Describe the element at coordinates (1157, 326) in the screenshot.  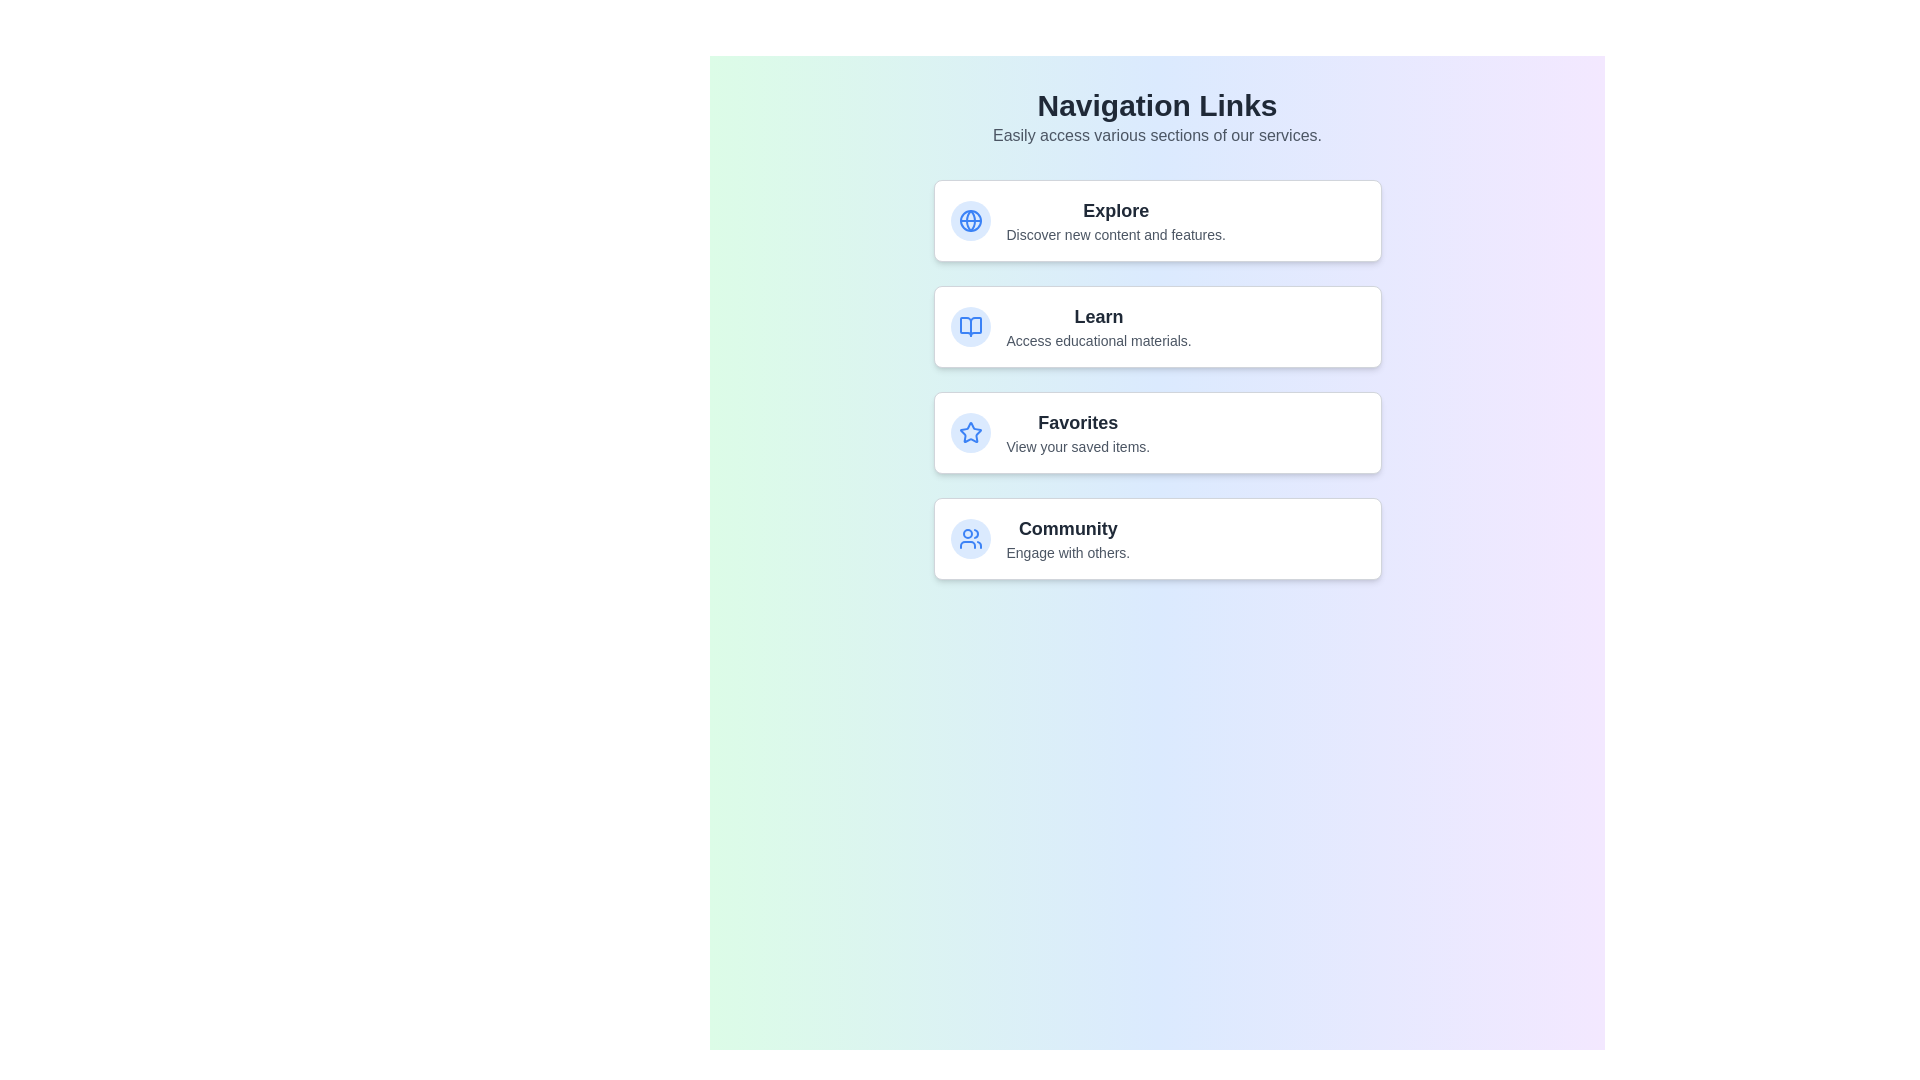
I see `the second card in the navigation options labeled 'Learn'` at that location.